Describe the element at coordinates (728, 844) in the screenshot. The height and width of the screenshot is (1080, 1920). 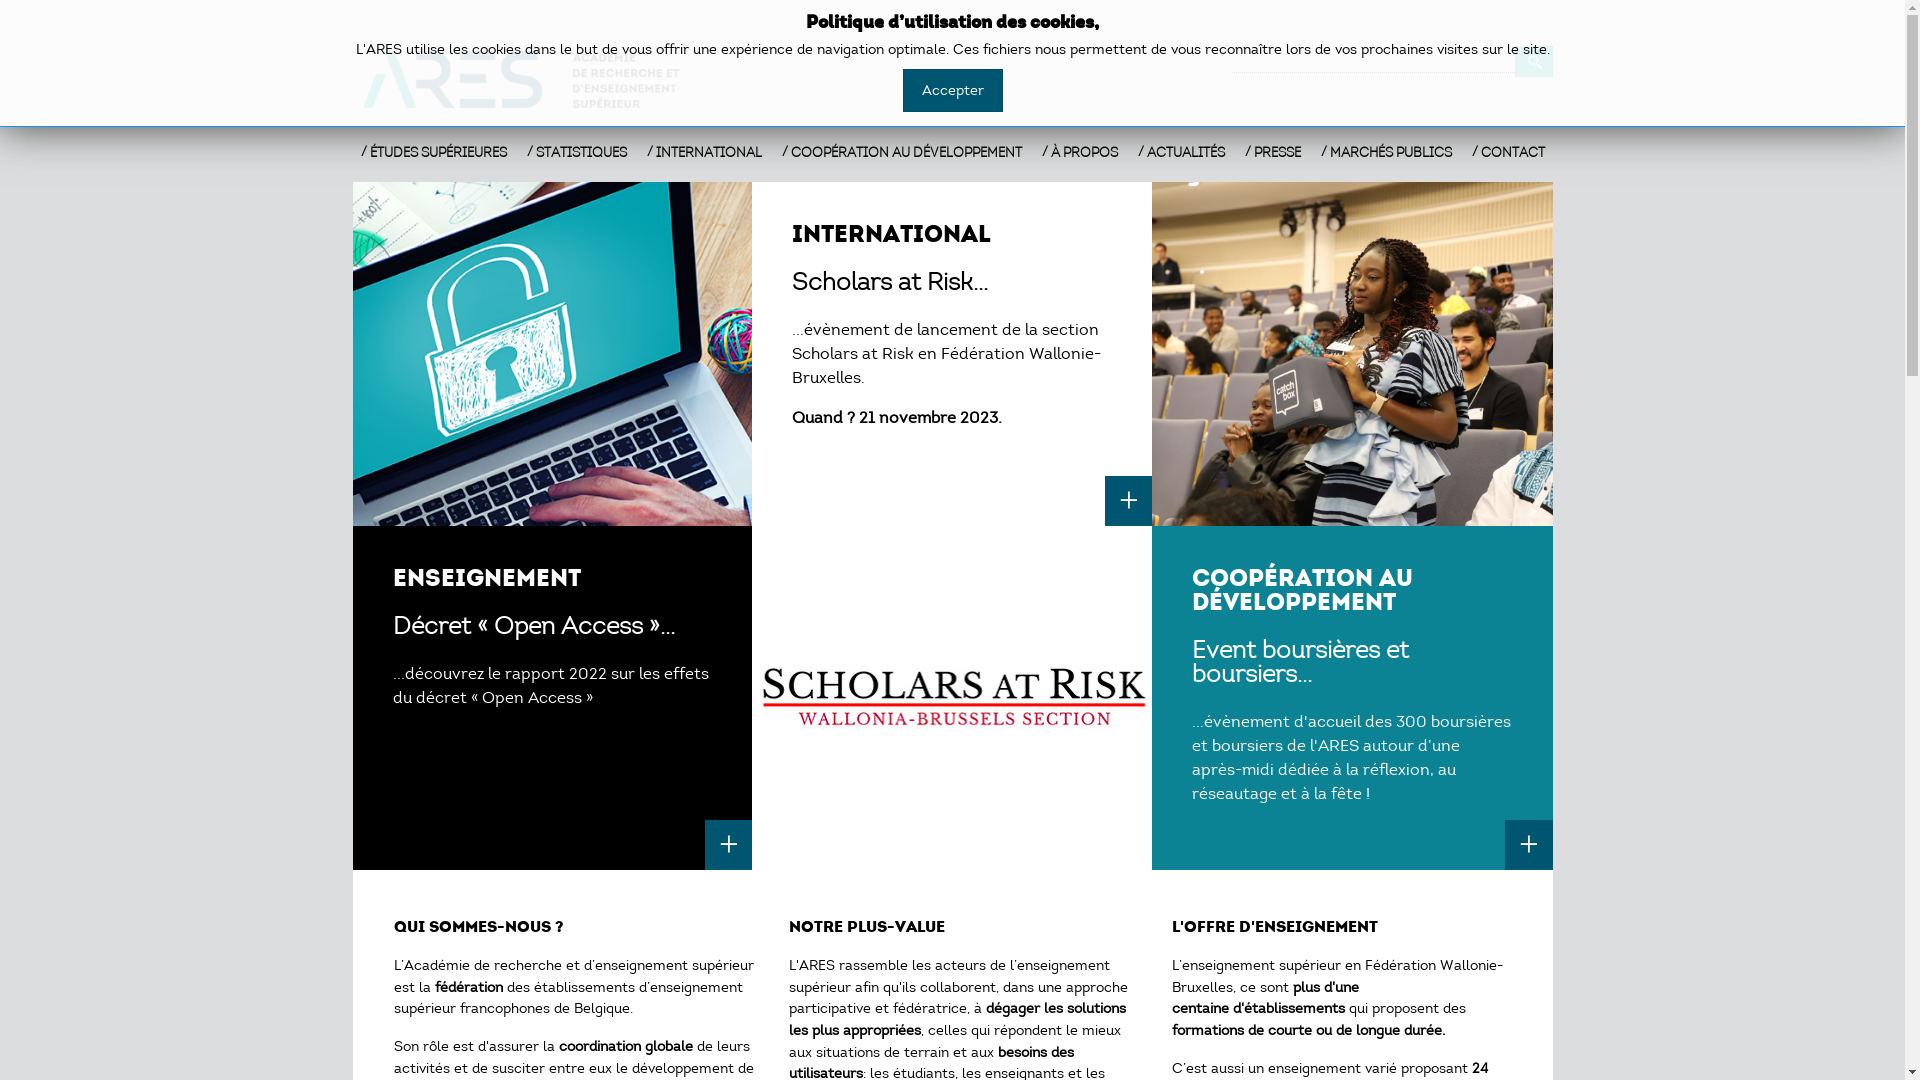
I see `'+'` at that location.